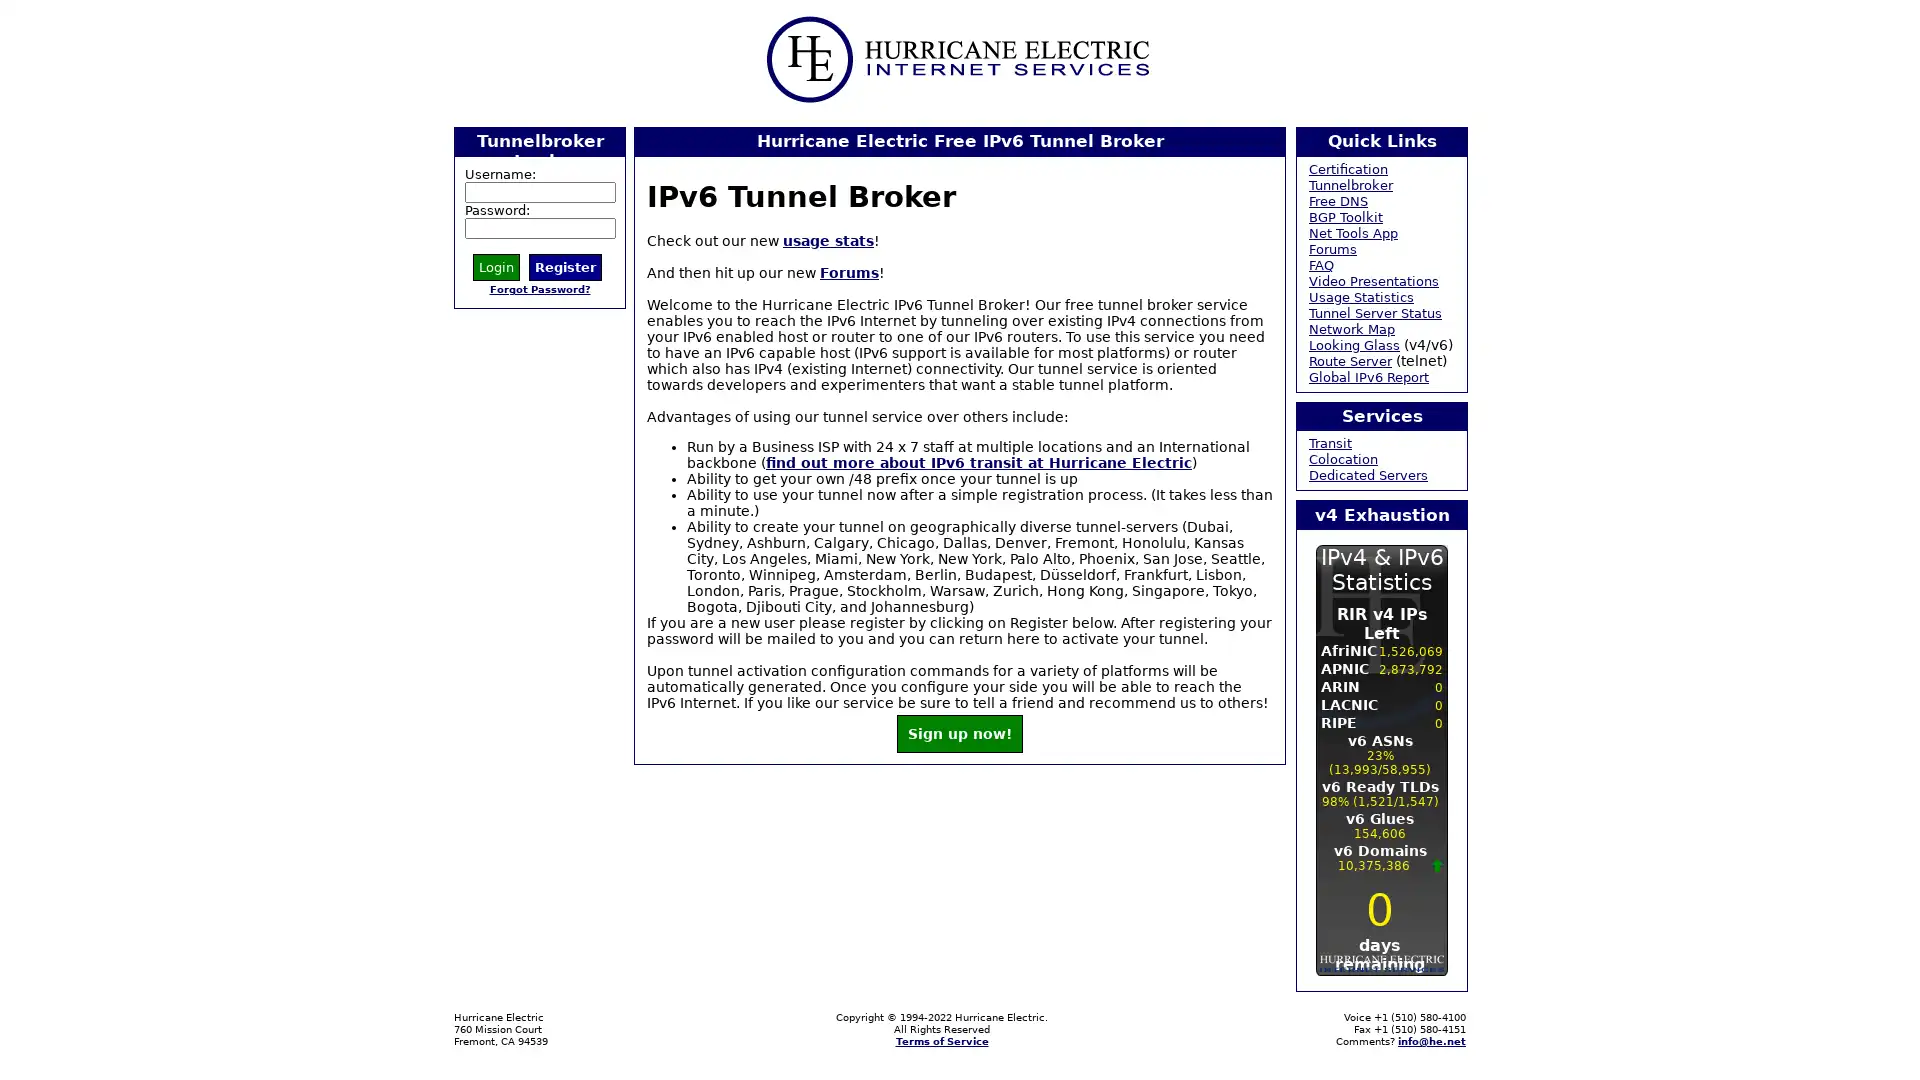 This screenshot has height=1080, width=1920. I want to click on Login, so click(496, 265).